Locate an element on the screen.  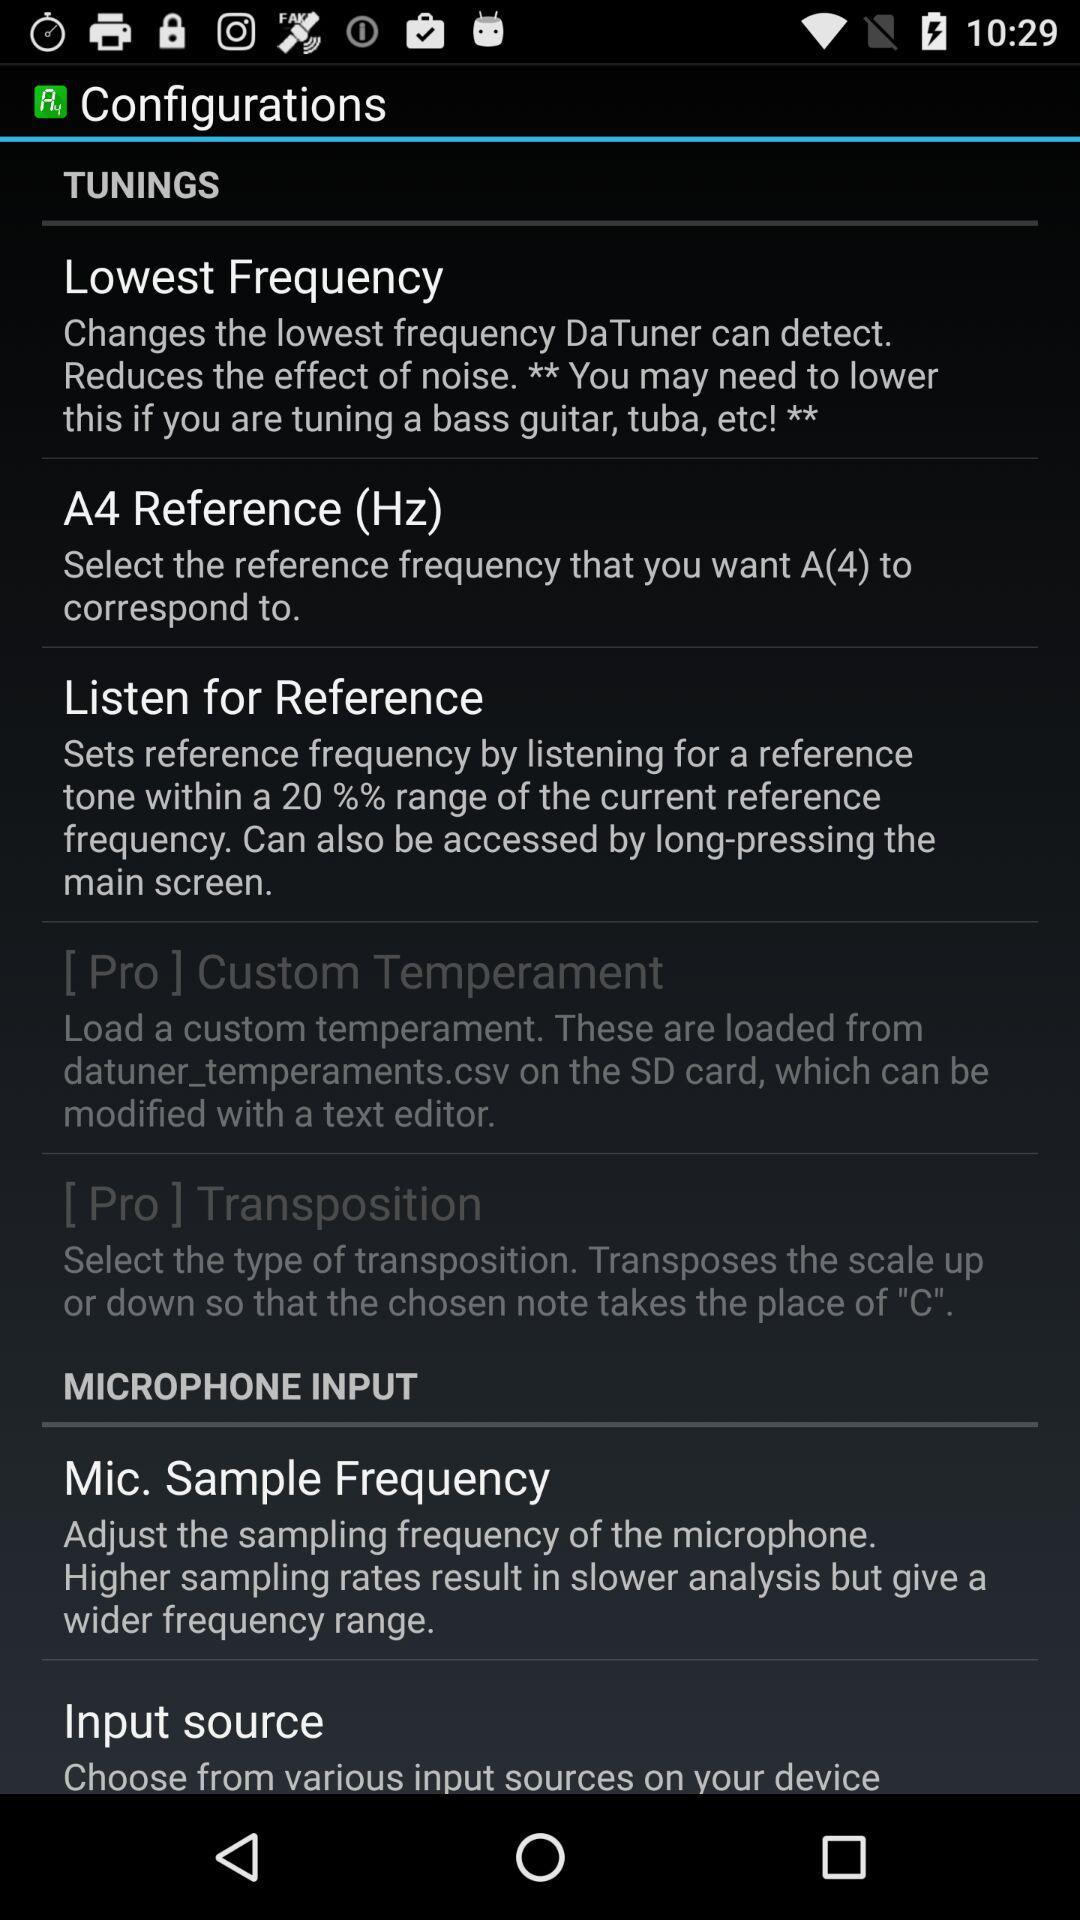
the icon above the adjust the sampling app is located at coordinates (306, 1476).